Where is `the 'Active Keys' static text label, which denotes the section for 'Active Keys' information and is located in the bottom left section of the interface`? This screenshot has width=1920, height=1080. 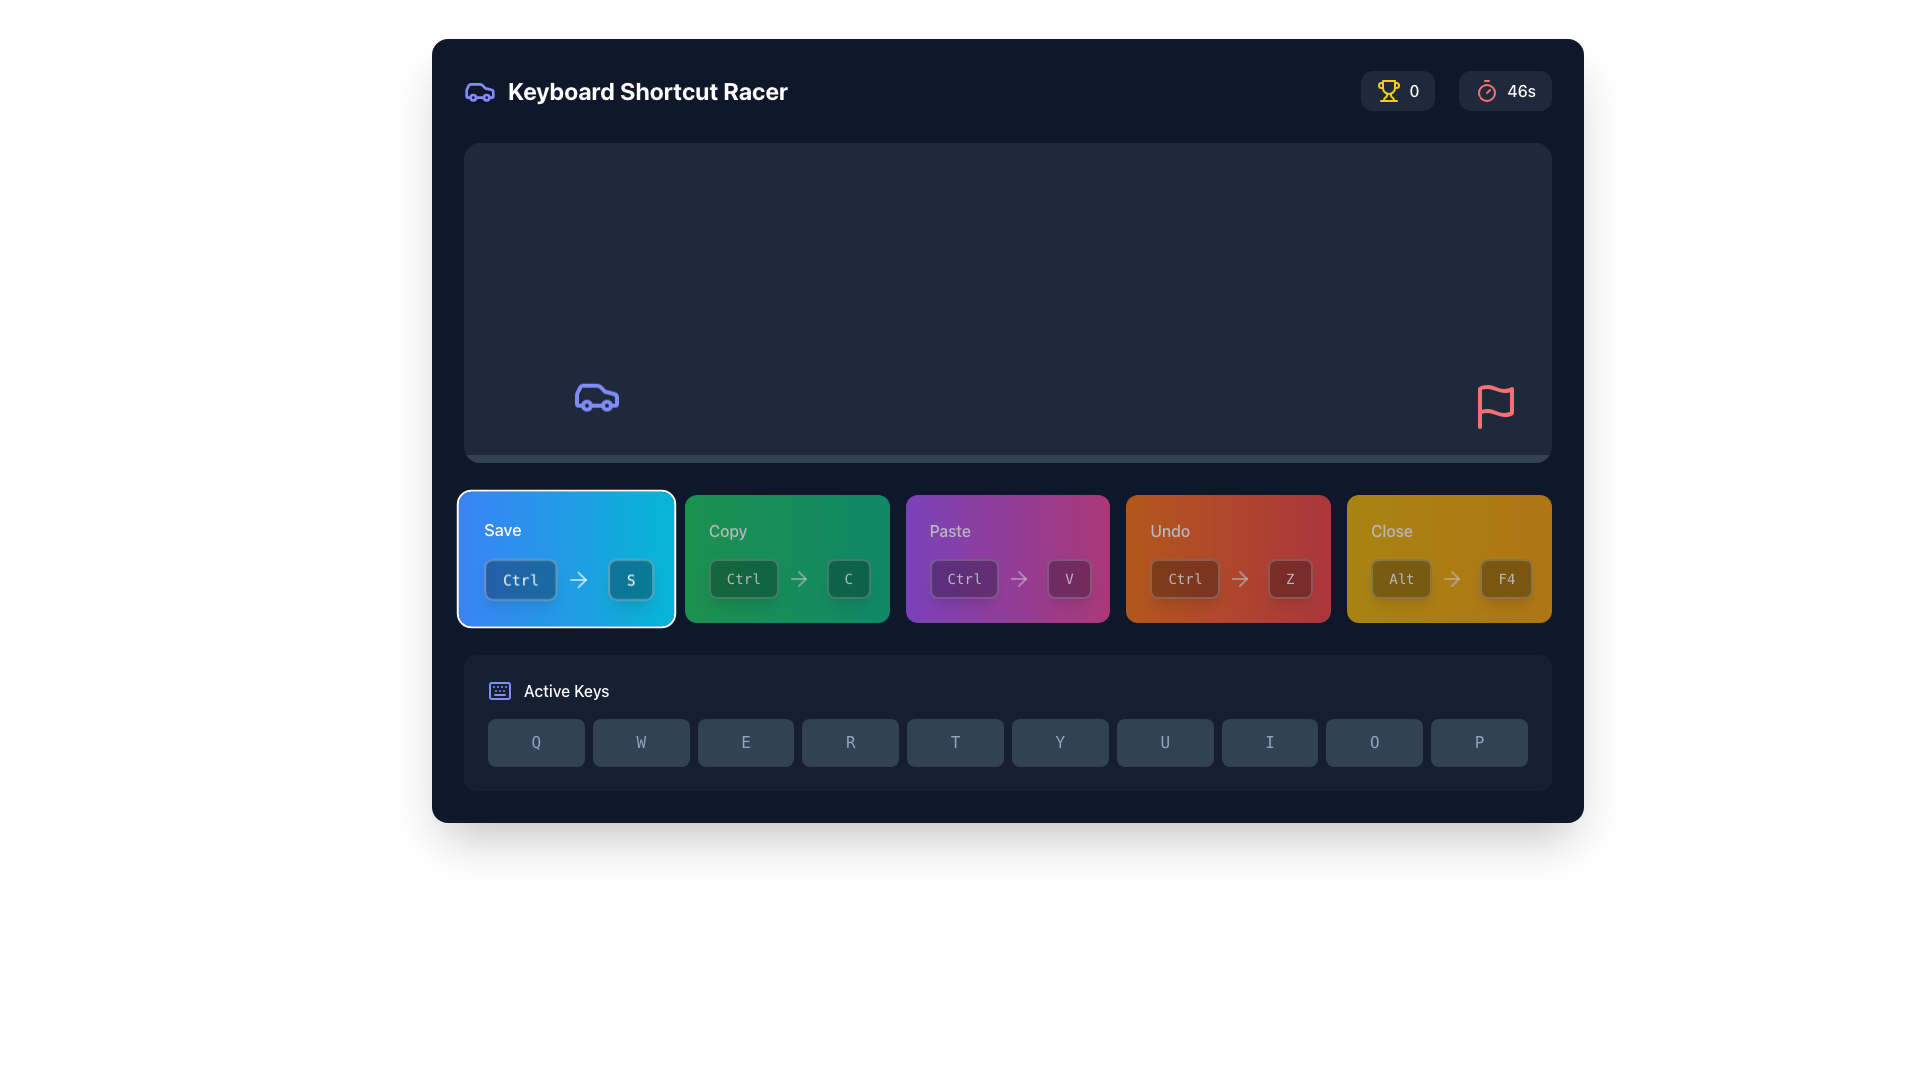 the 'Active Keys' static text label, which denotes the section for 'Active Keys' information and is located in the bottom left section of the interface is located at coordinates (565, 689).